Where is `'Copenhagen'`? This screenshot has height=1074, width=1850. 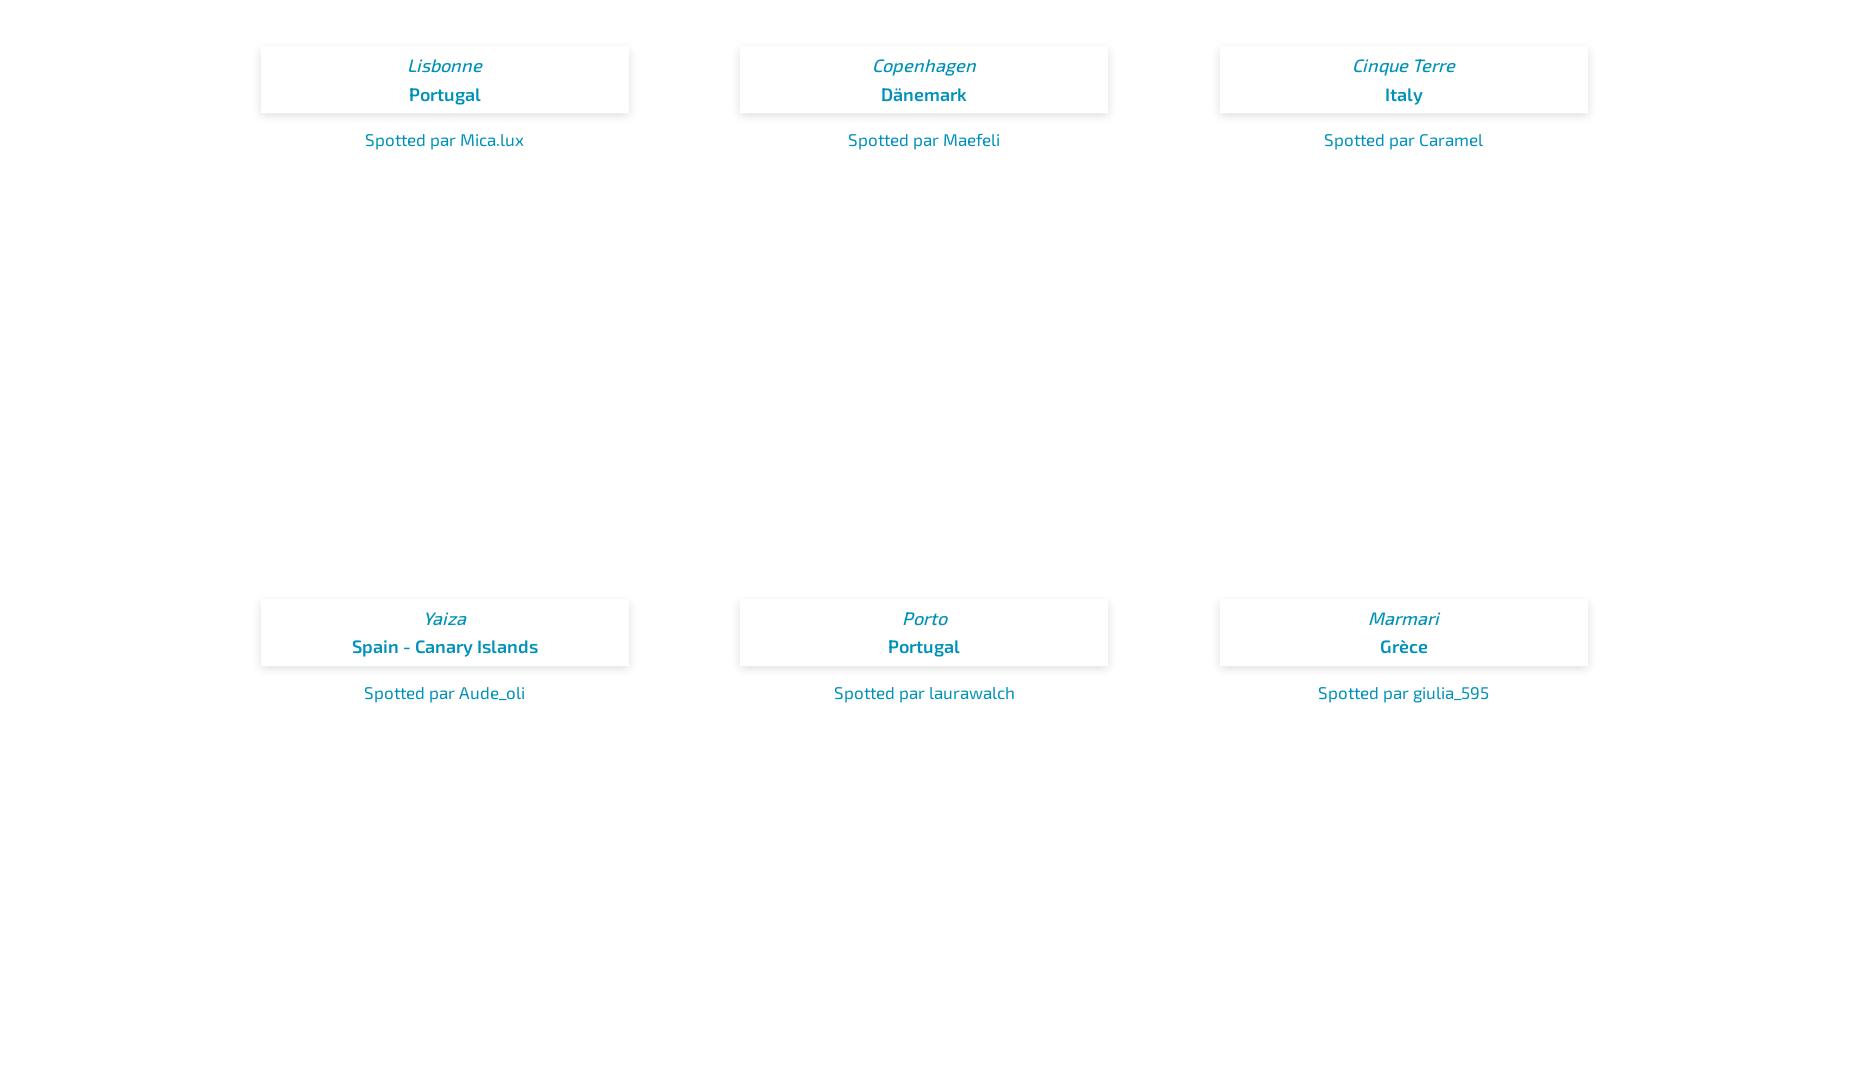
'Copenhagen' is located at coordinates (924, 64).